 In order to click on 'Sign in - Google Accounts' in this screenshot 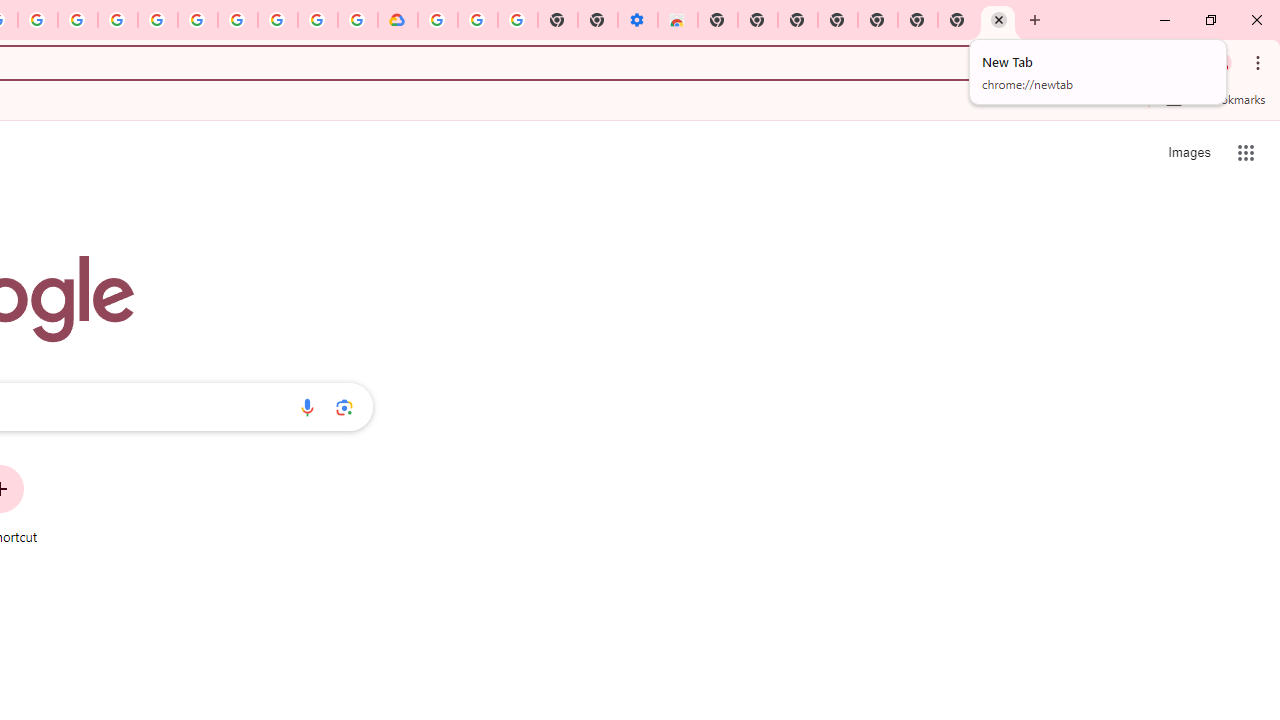, I will do `click(157, 20)`.